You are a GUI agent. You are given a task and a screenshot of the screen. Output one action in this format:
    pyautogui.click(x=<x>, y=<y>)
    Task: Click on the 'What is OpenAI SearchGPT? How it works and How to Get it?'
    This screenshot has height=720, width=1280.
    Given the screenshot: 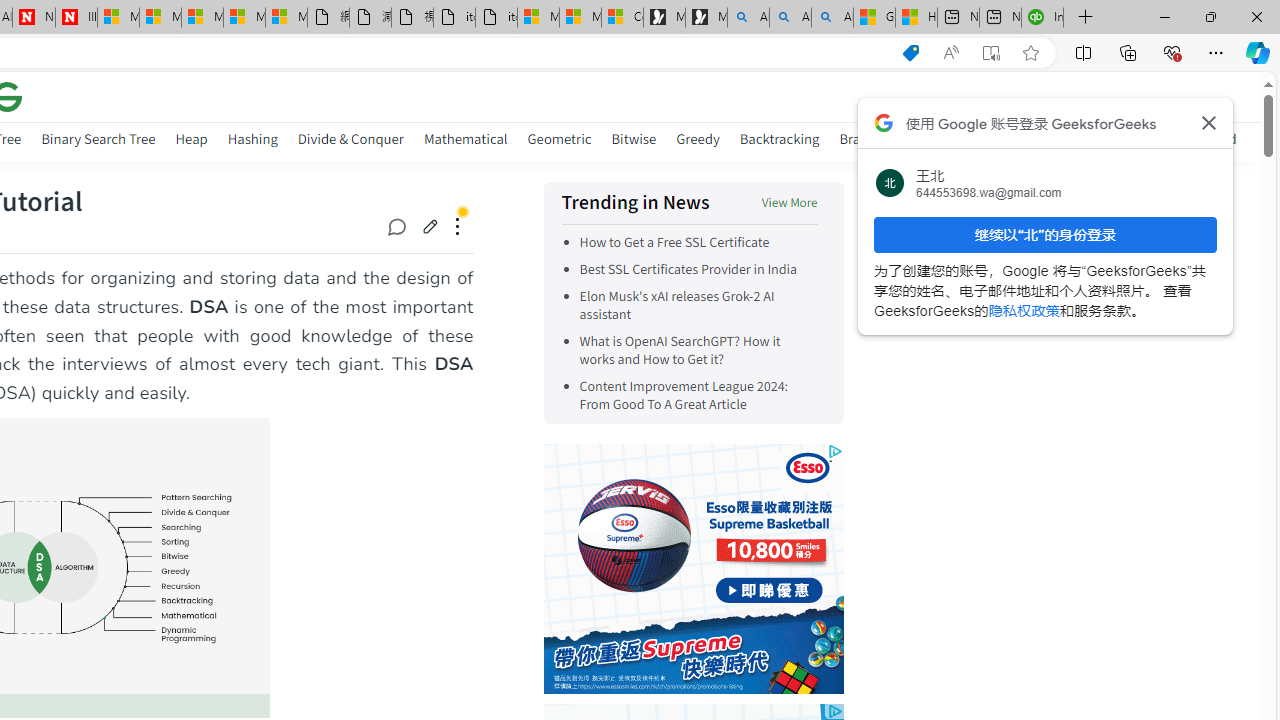 What is the action you would take?
    pyautogui.click(x=679, y=350)
    